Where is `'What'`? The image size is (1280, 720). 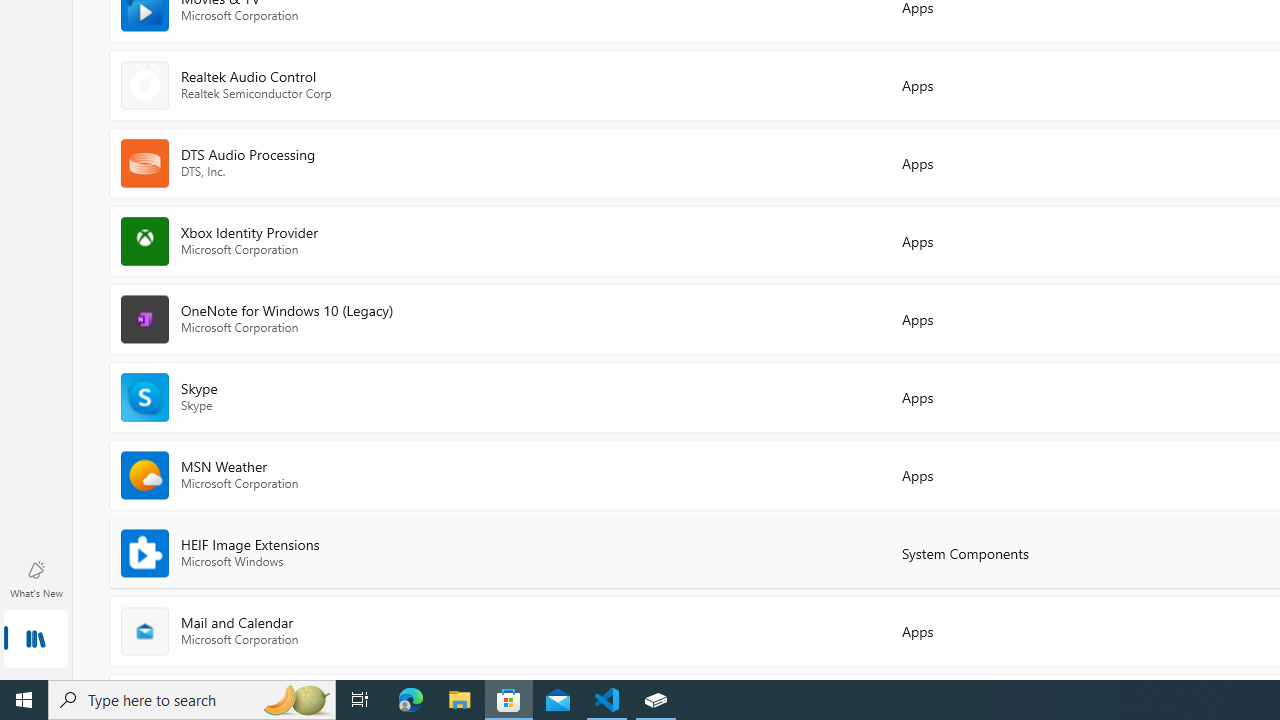
'What' is located at coordinates (35, 578).